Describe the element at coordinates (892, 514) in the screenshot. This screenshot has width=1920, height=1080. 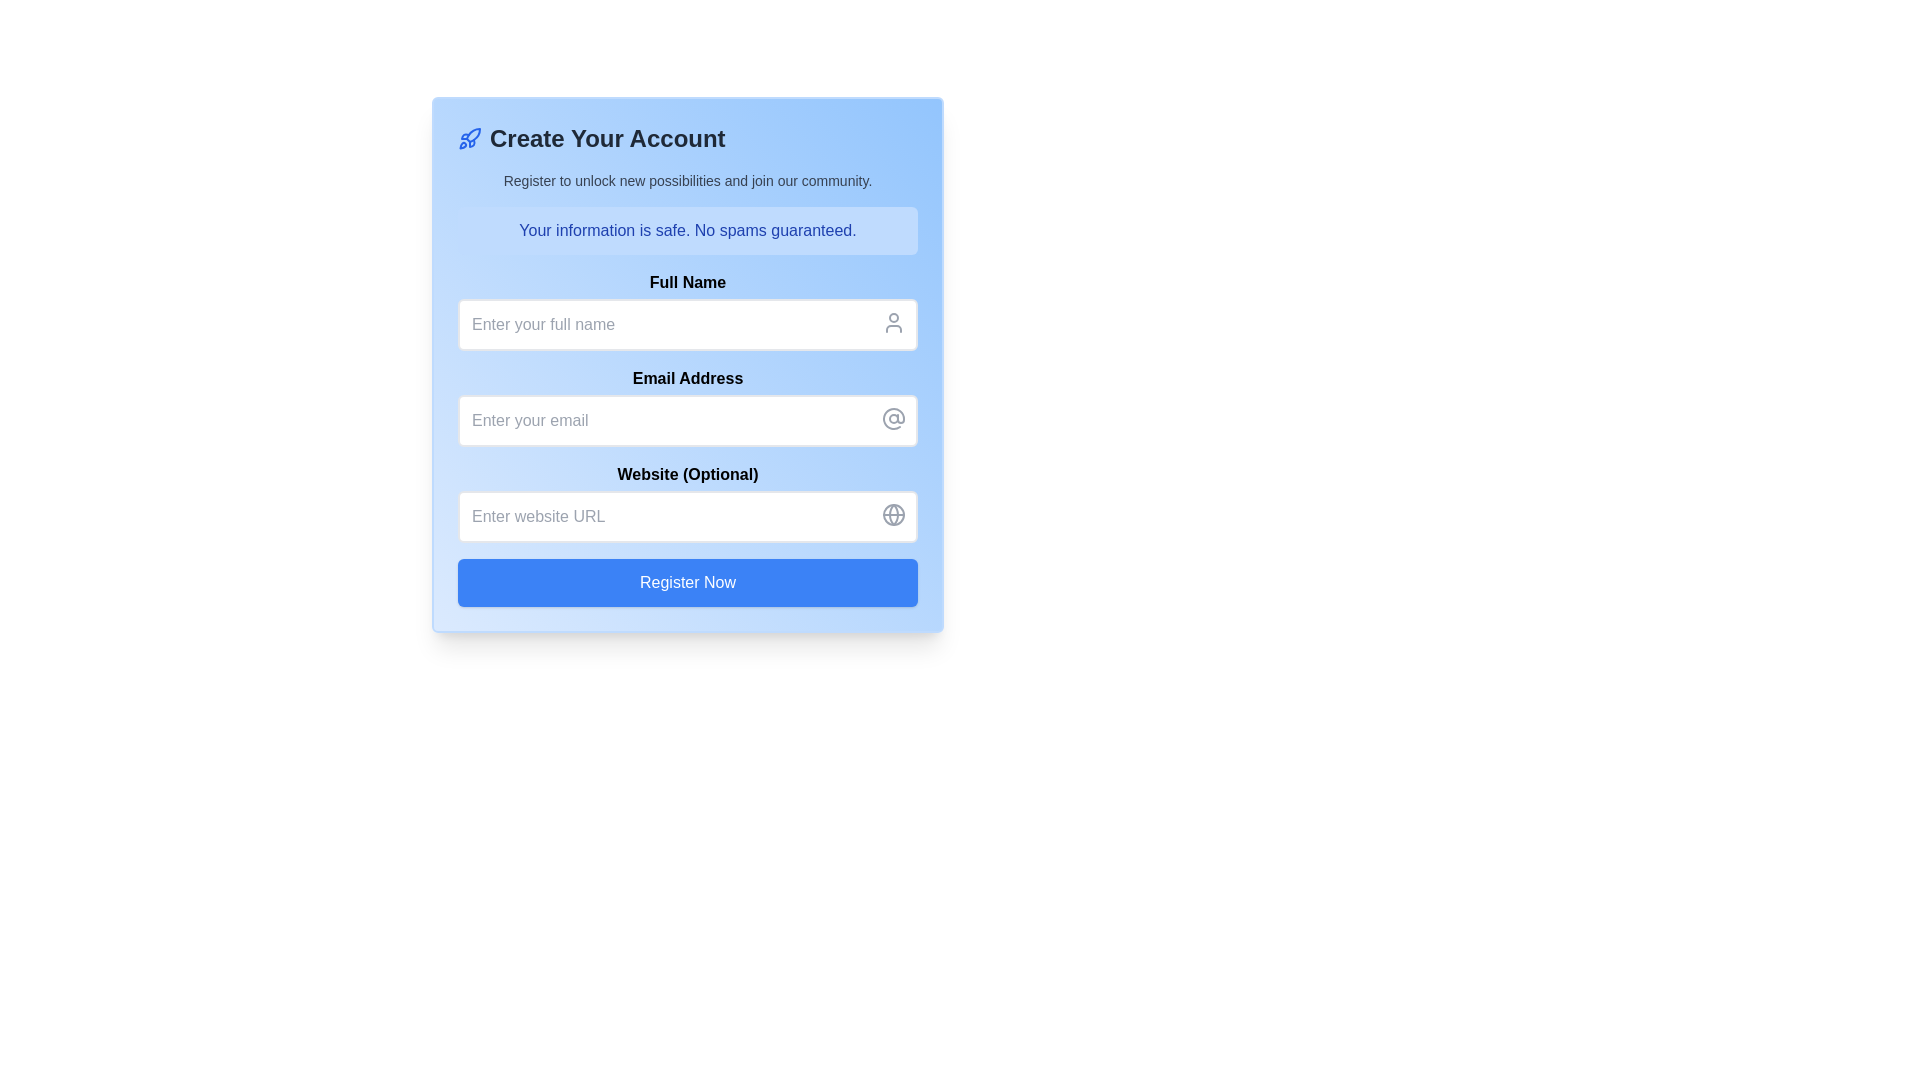
I see `the circular part of the globe-shaped icon located in the top-right corner of the card` at that location.